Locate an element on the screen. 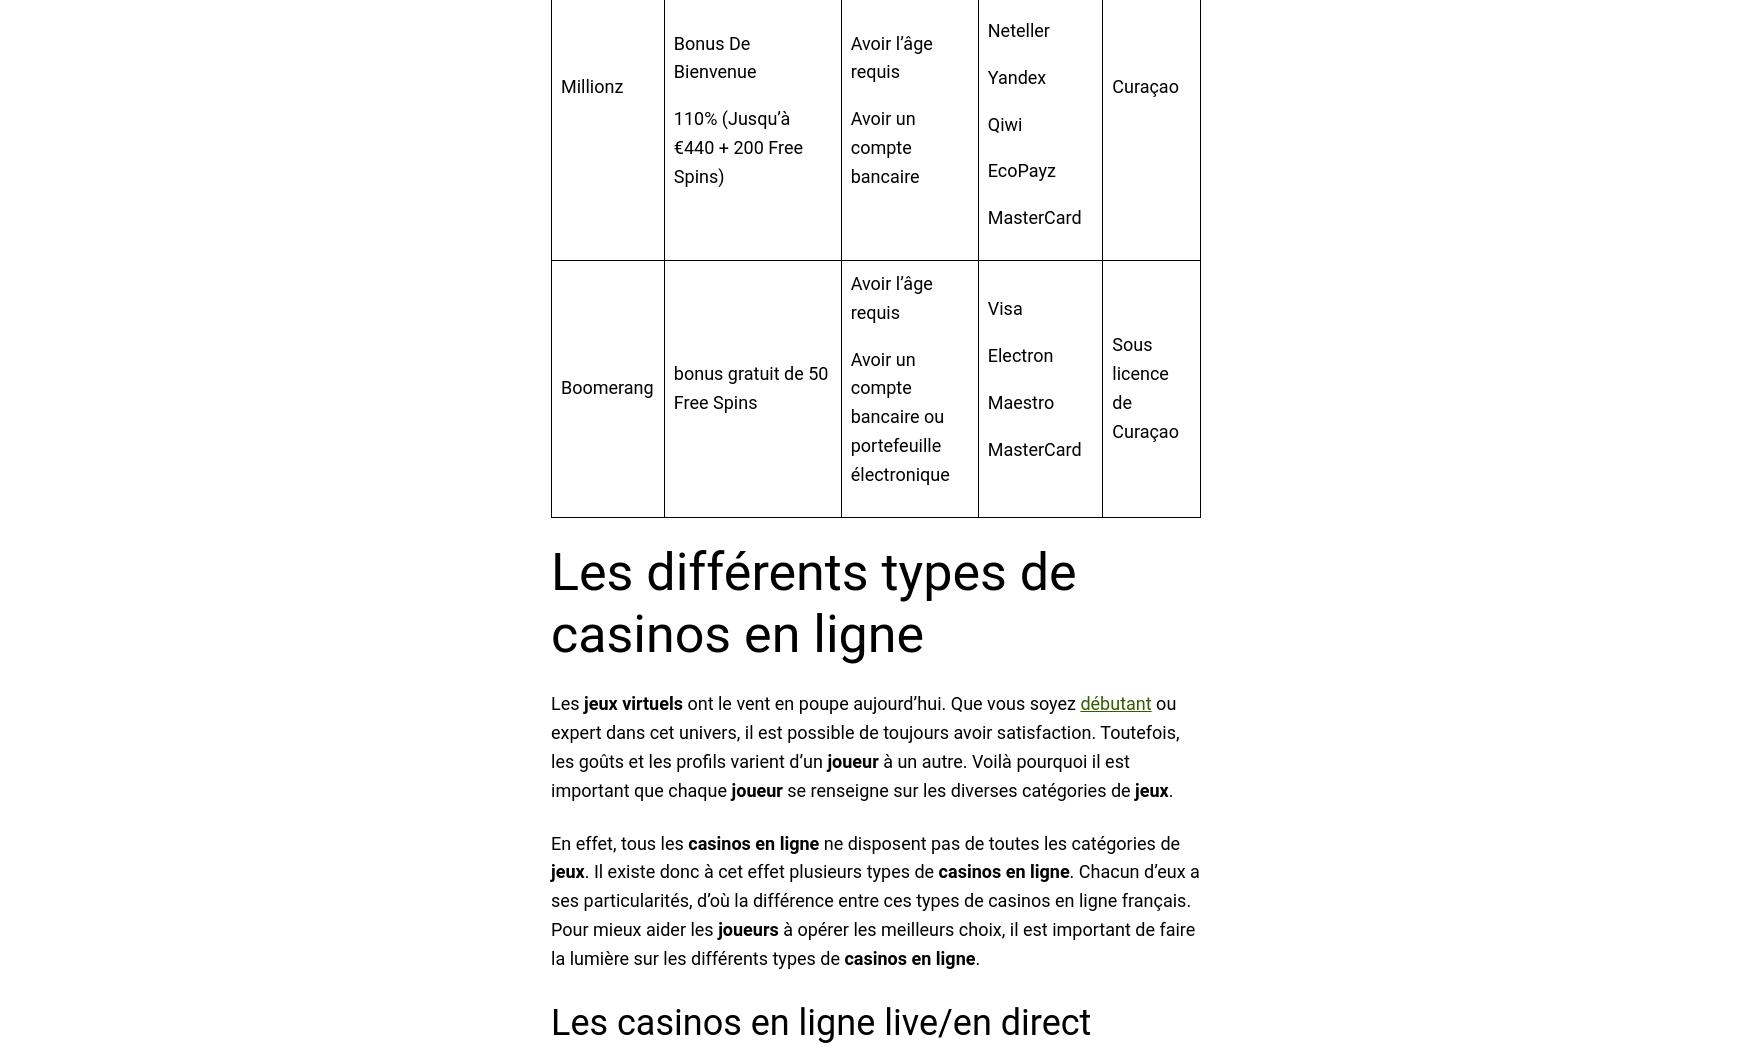 The image size is (1752, 1062). 'se renseigne sur les diverses catégories de' is located at coordinates (957, 789).